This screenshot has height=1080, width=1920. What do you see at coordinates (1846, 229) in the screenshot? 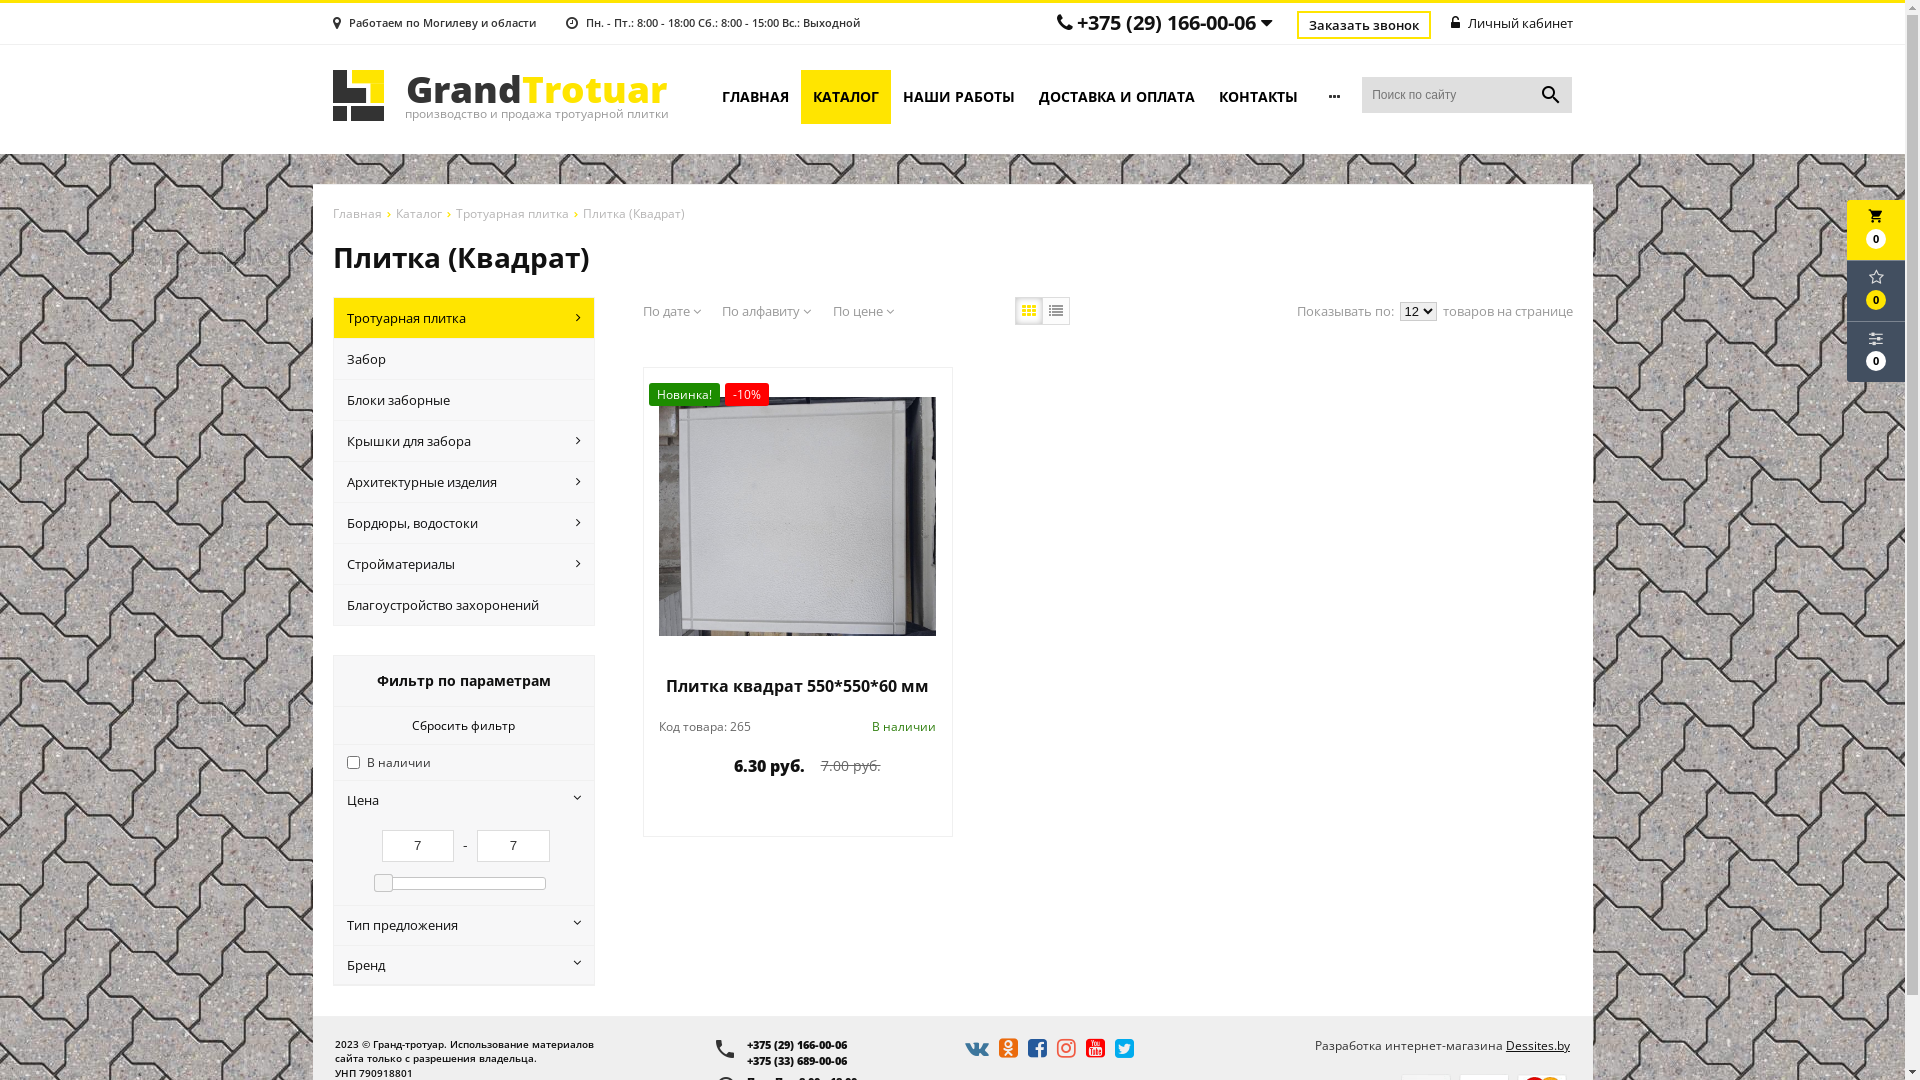
I see `'local_grocery_store` at bounding box center [1846, 229].